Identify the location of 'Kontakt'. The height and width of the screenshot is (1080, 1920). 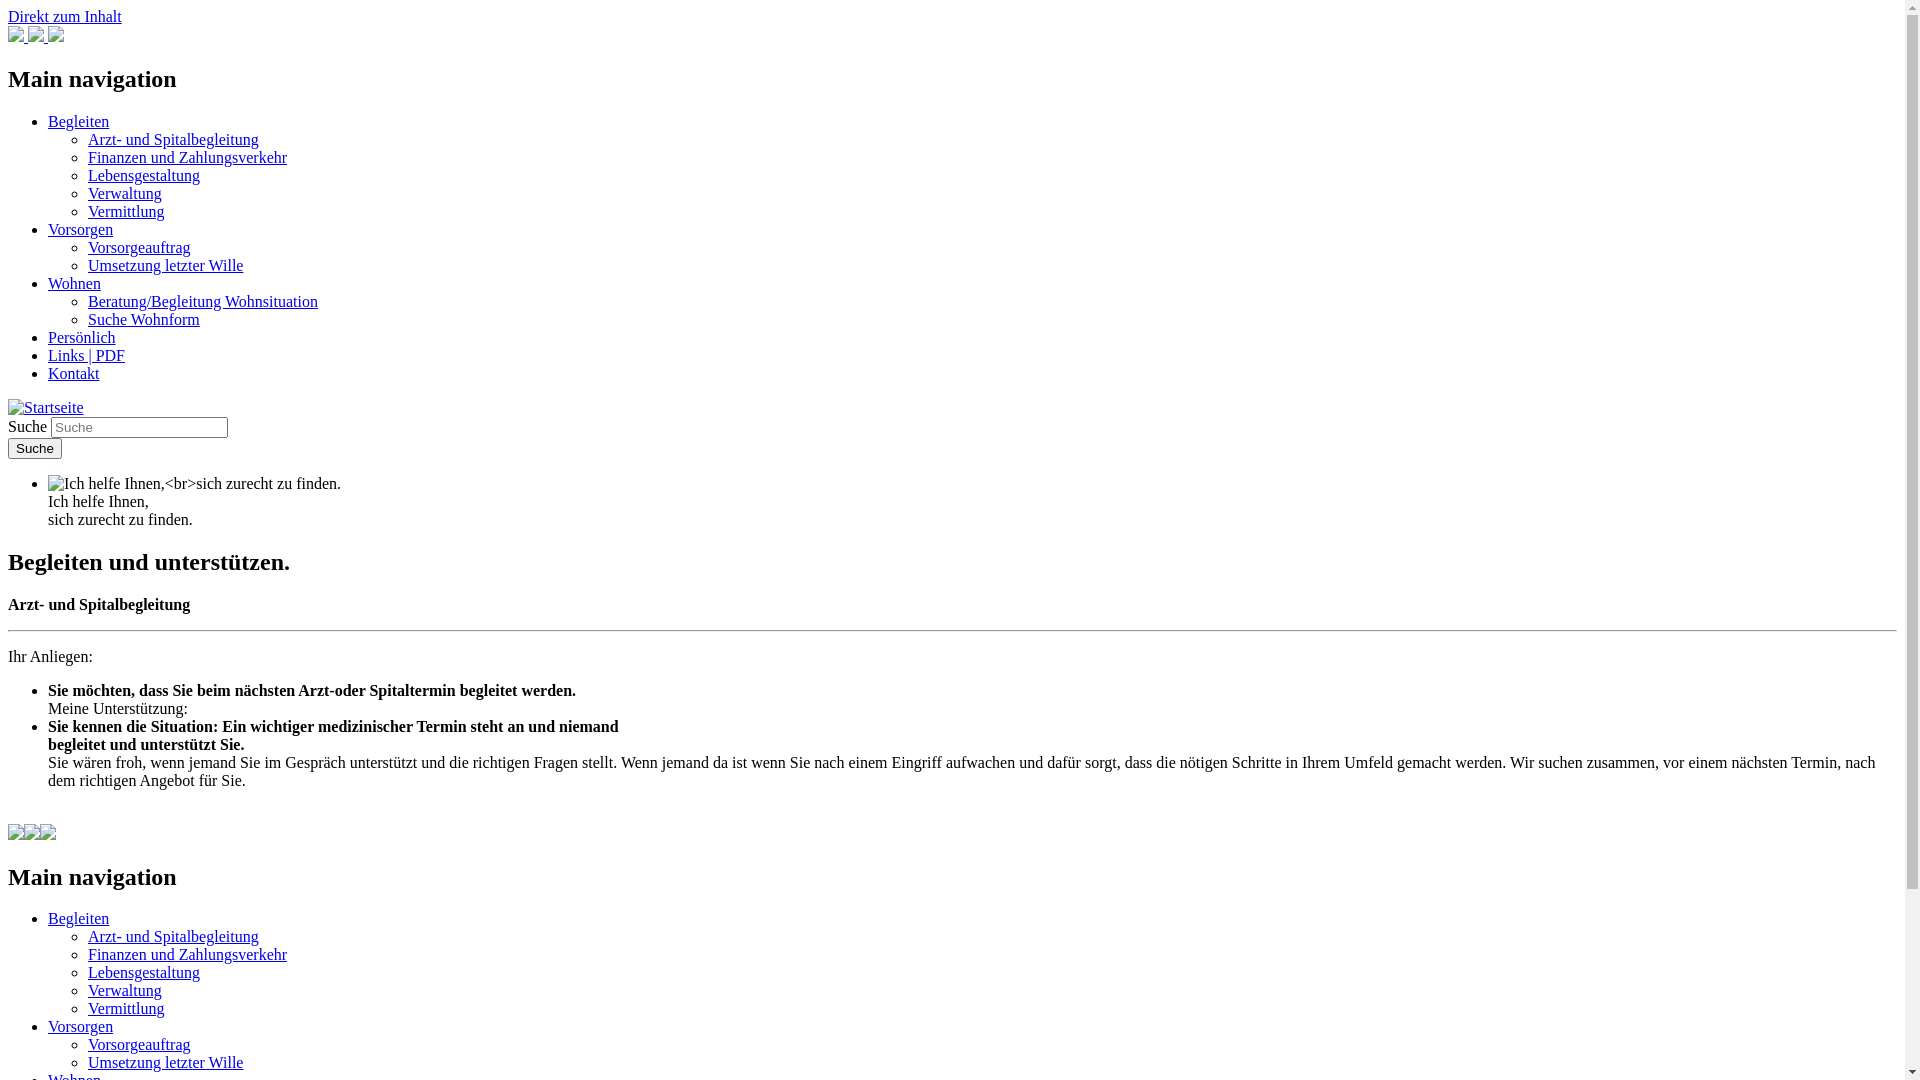
(73, 373).